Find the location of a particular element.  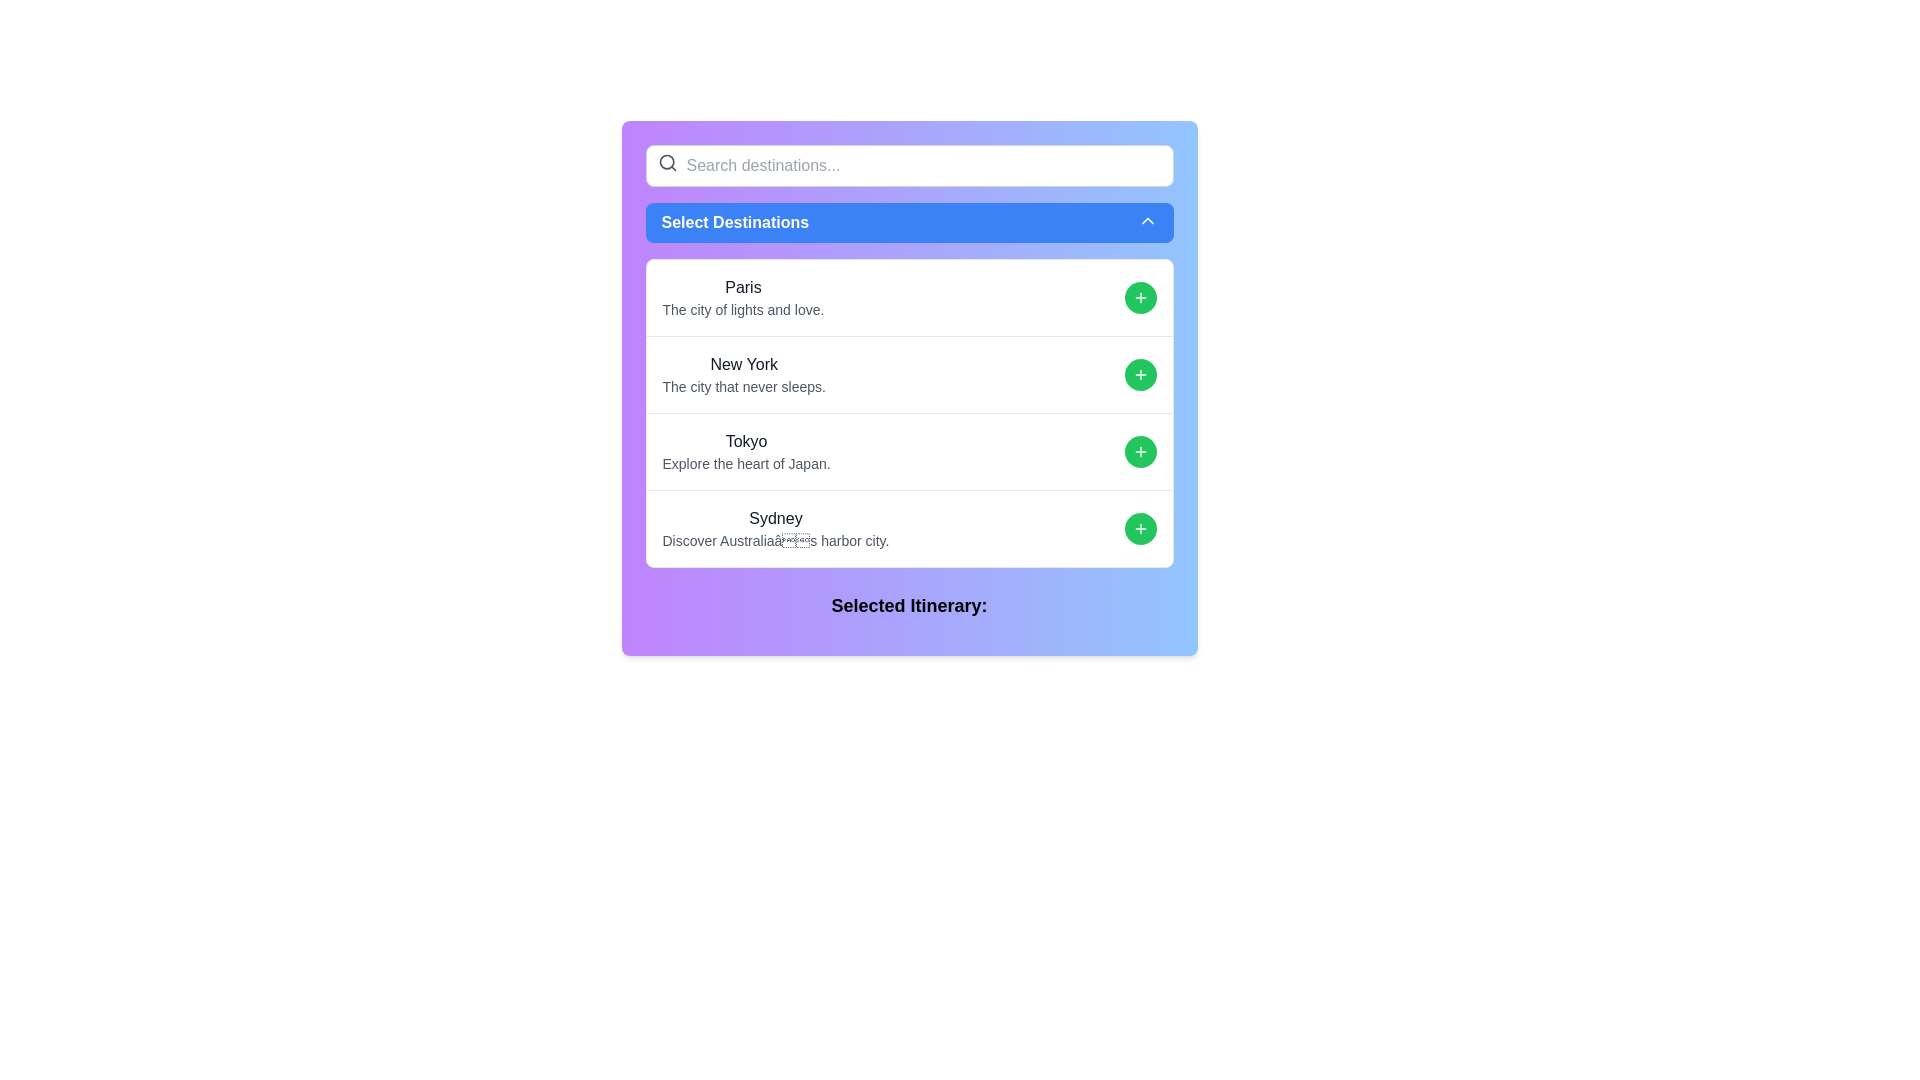

the first '+' icon located to the right of destination items such as 'Paris' and 'New York' in the 'Select Destinations' section is located at coordinates (1140, 297).